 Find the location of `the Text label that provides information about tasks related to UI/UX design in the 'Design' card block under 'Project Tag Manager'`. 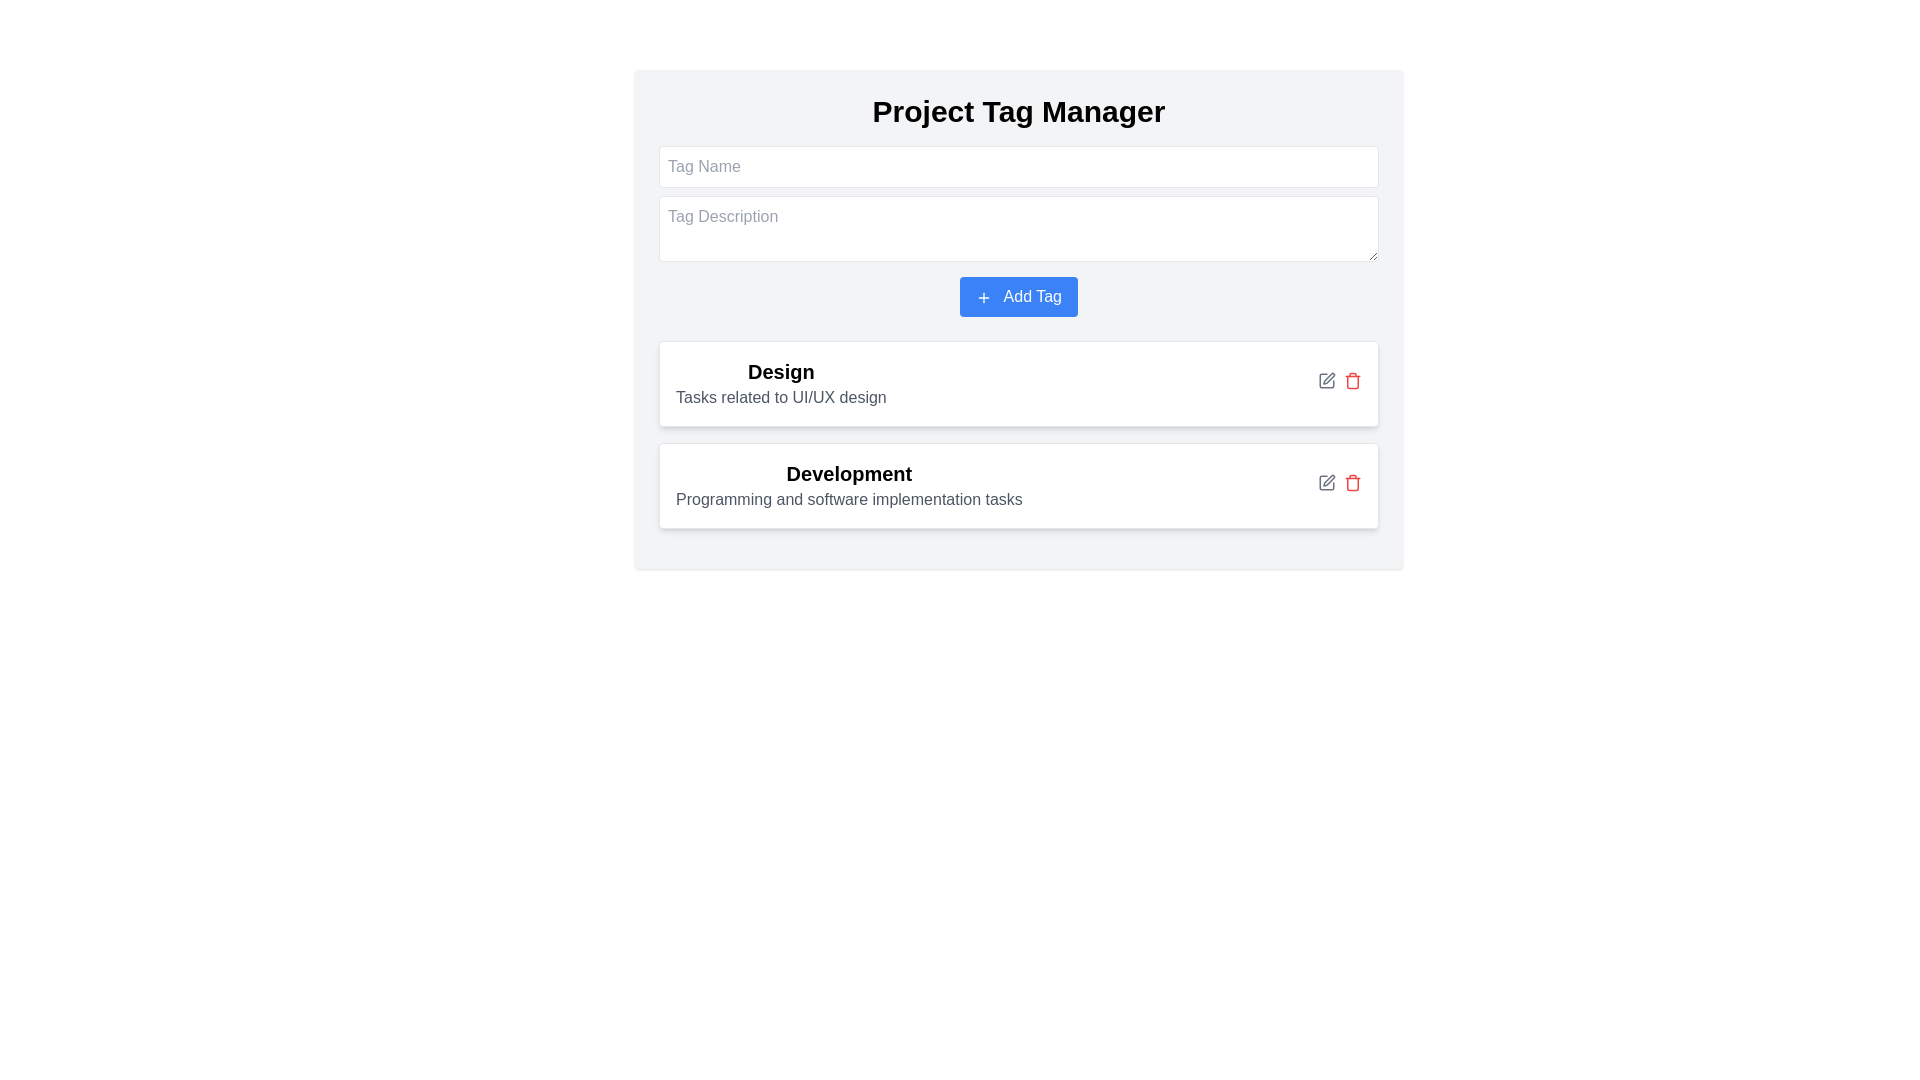

the Text label that provides information about tasks related to UI/UX design in the 'Design' card block under 'Project Tag Manager' is located at coordinates (780, 384).